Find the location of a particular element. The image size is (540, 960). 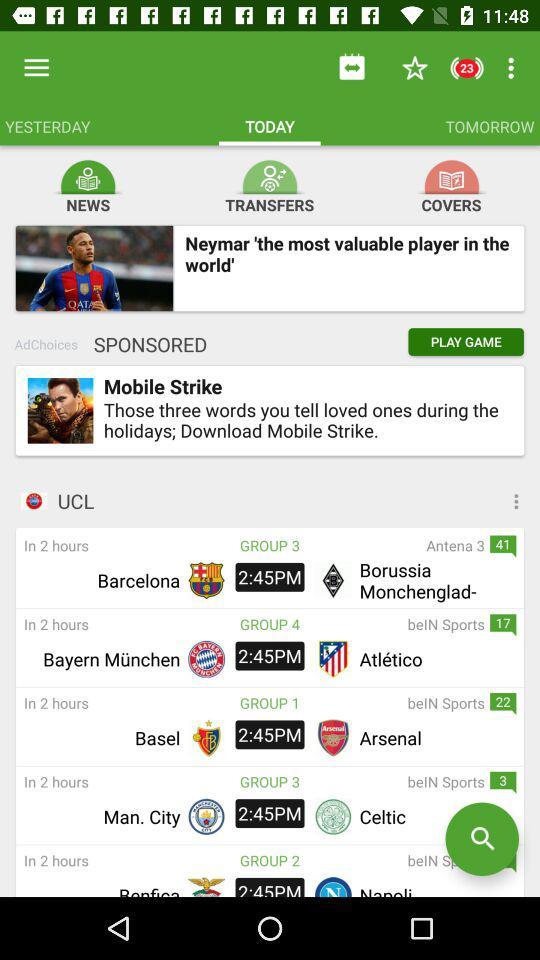

the item above the borussia monchengladbach is located at coordinates (392, 545).